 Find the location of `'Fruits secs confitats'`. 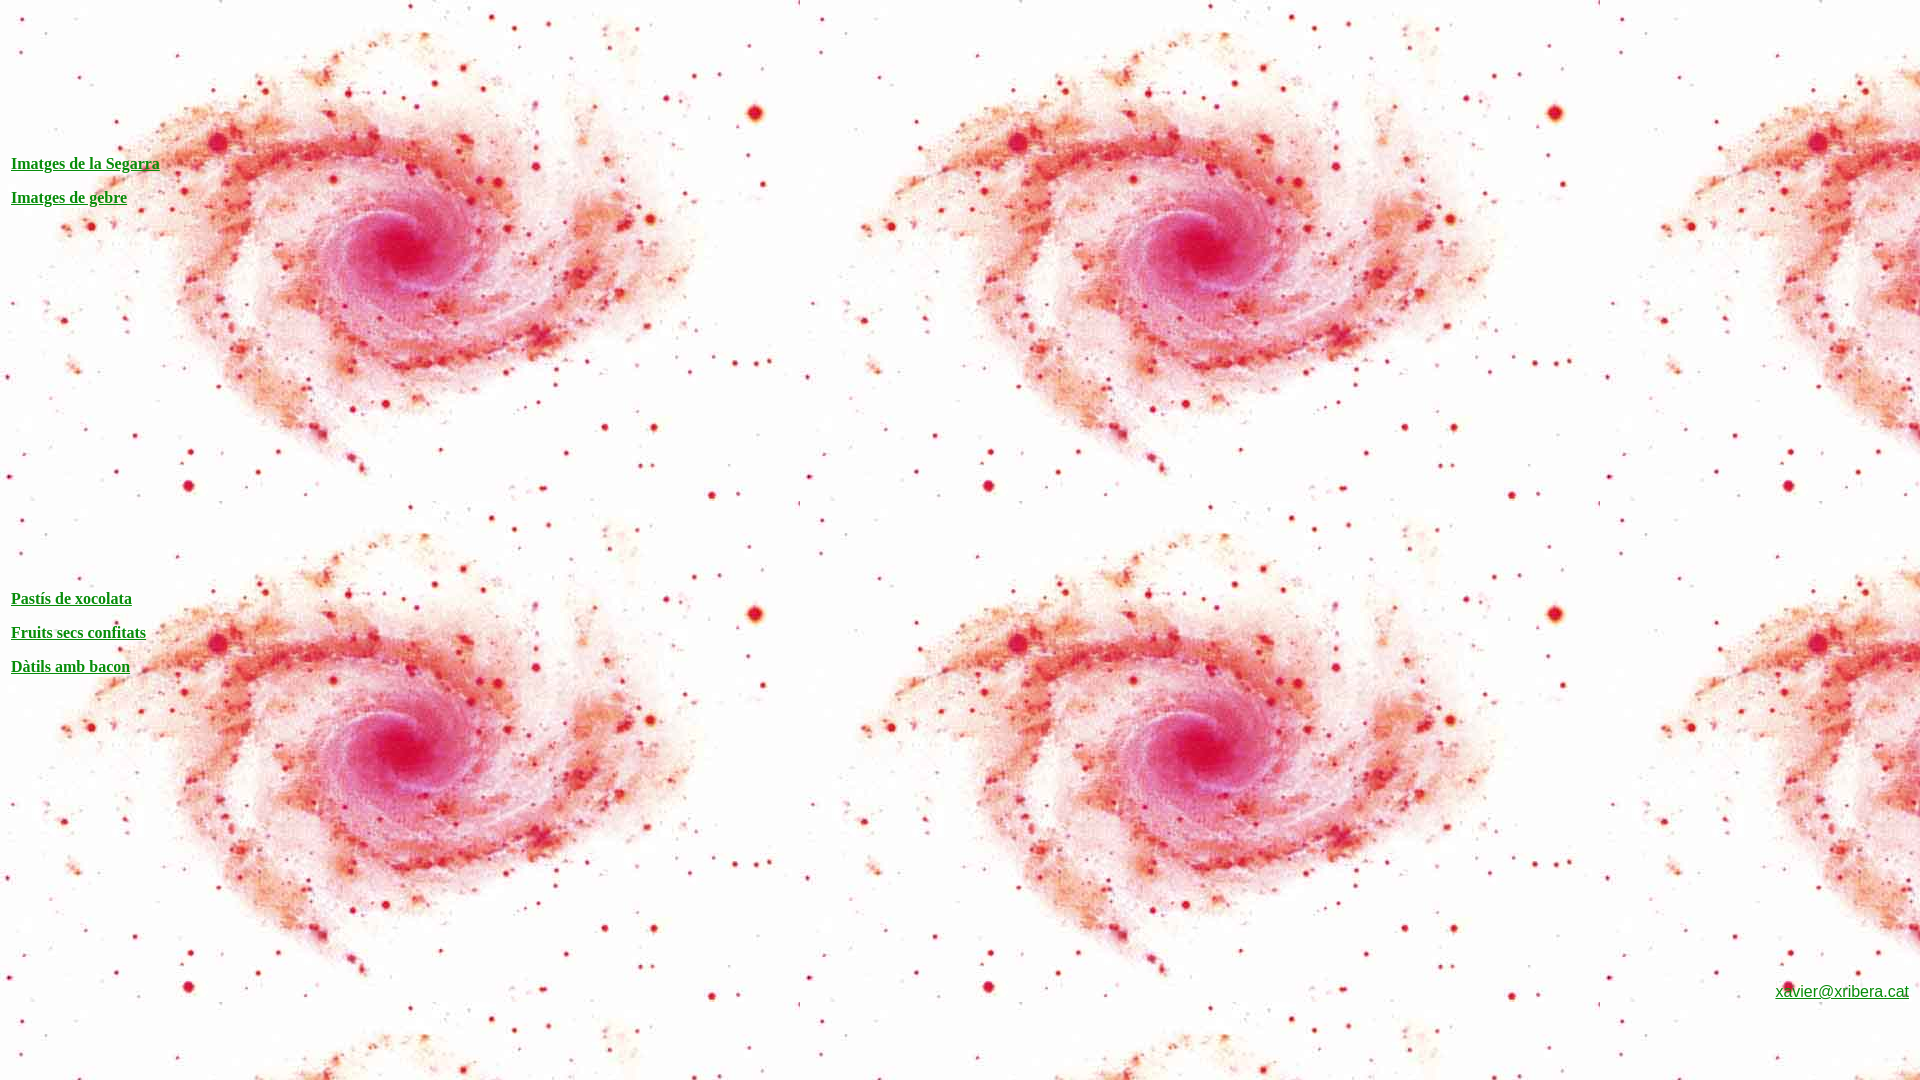

'Fruits secs confitats' is located at coordinates (78, 632).